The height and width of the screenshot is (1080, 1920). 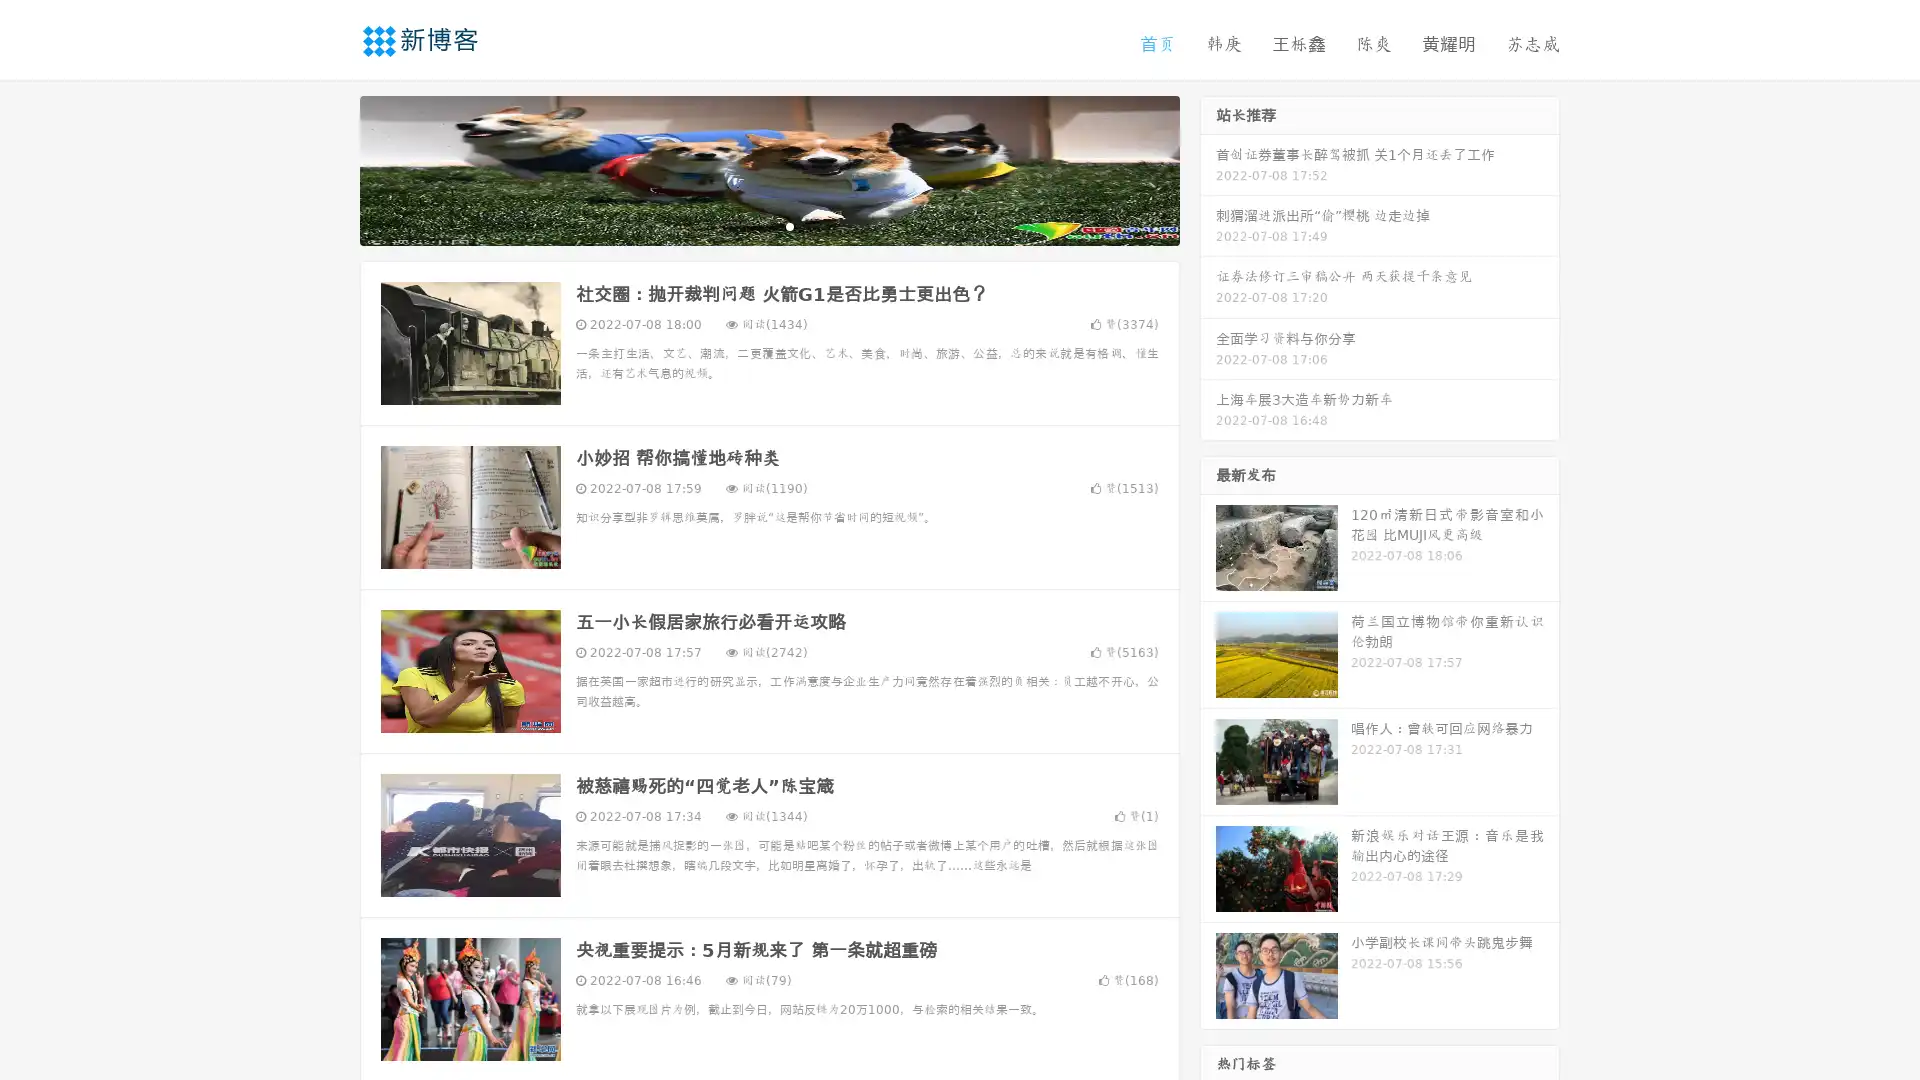 What do you see at coordinates (330, 168) in the screenshot?
I see `Previous slide` at bounding box center [330, 168].